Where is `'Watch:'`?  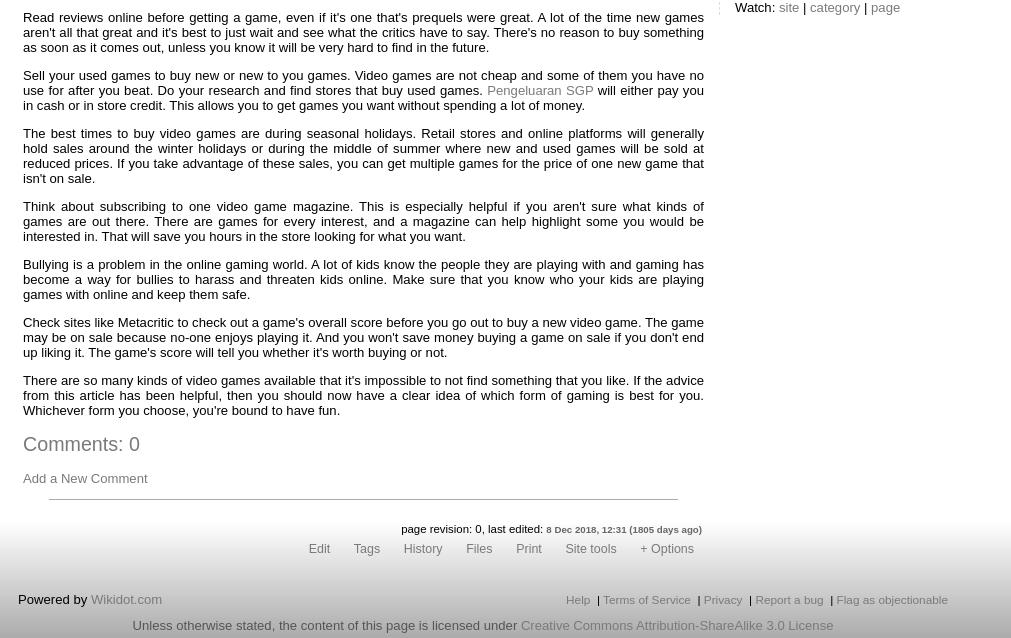
'Watch:' is located at coordinates (755, 7).